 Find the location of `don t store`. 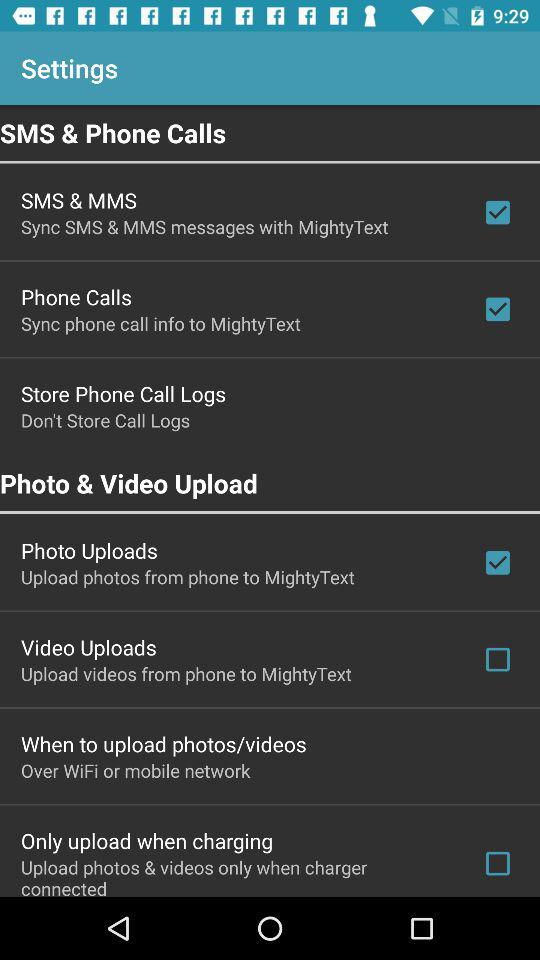

don t store is located at coordinates (105, 419).